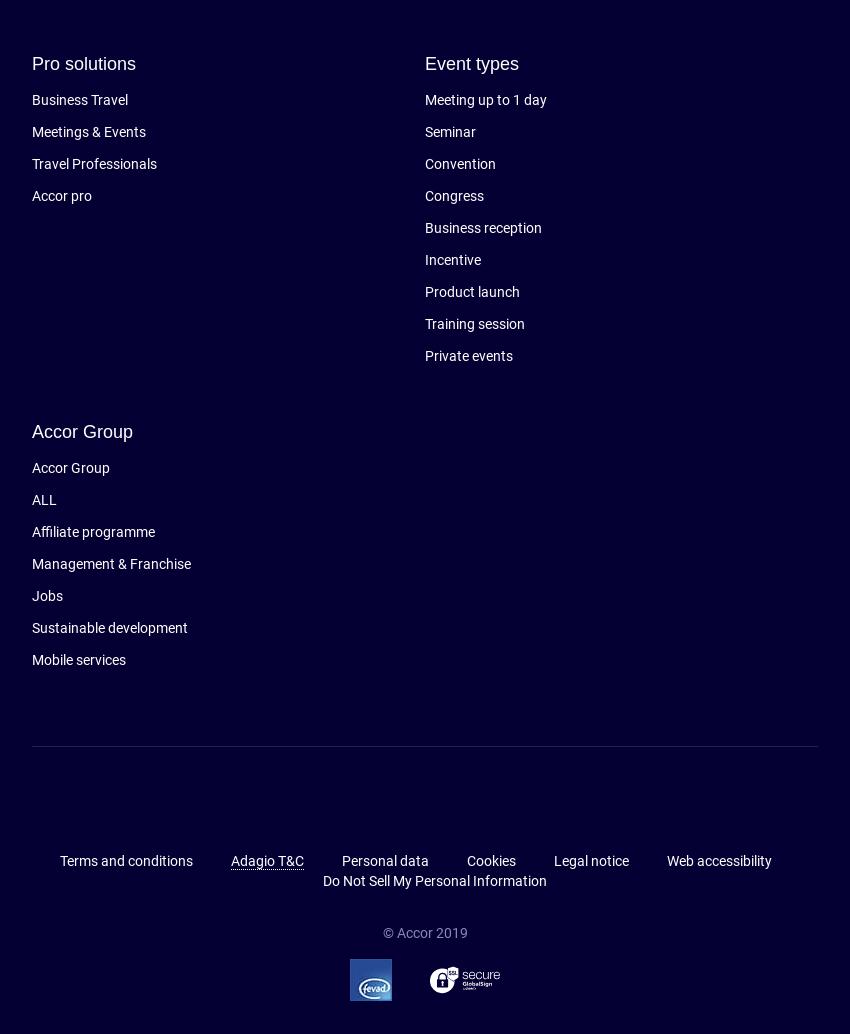 The image size is (850, 1034). Describe the element at coordinates (83, 64) in the screenshot. I see `'Pro solutions'` at that location.